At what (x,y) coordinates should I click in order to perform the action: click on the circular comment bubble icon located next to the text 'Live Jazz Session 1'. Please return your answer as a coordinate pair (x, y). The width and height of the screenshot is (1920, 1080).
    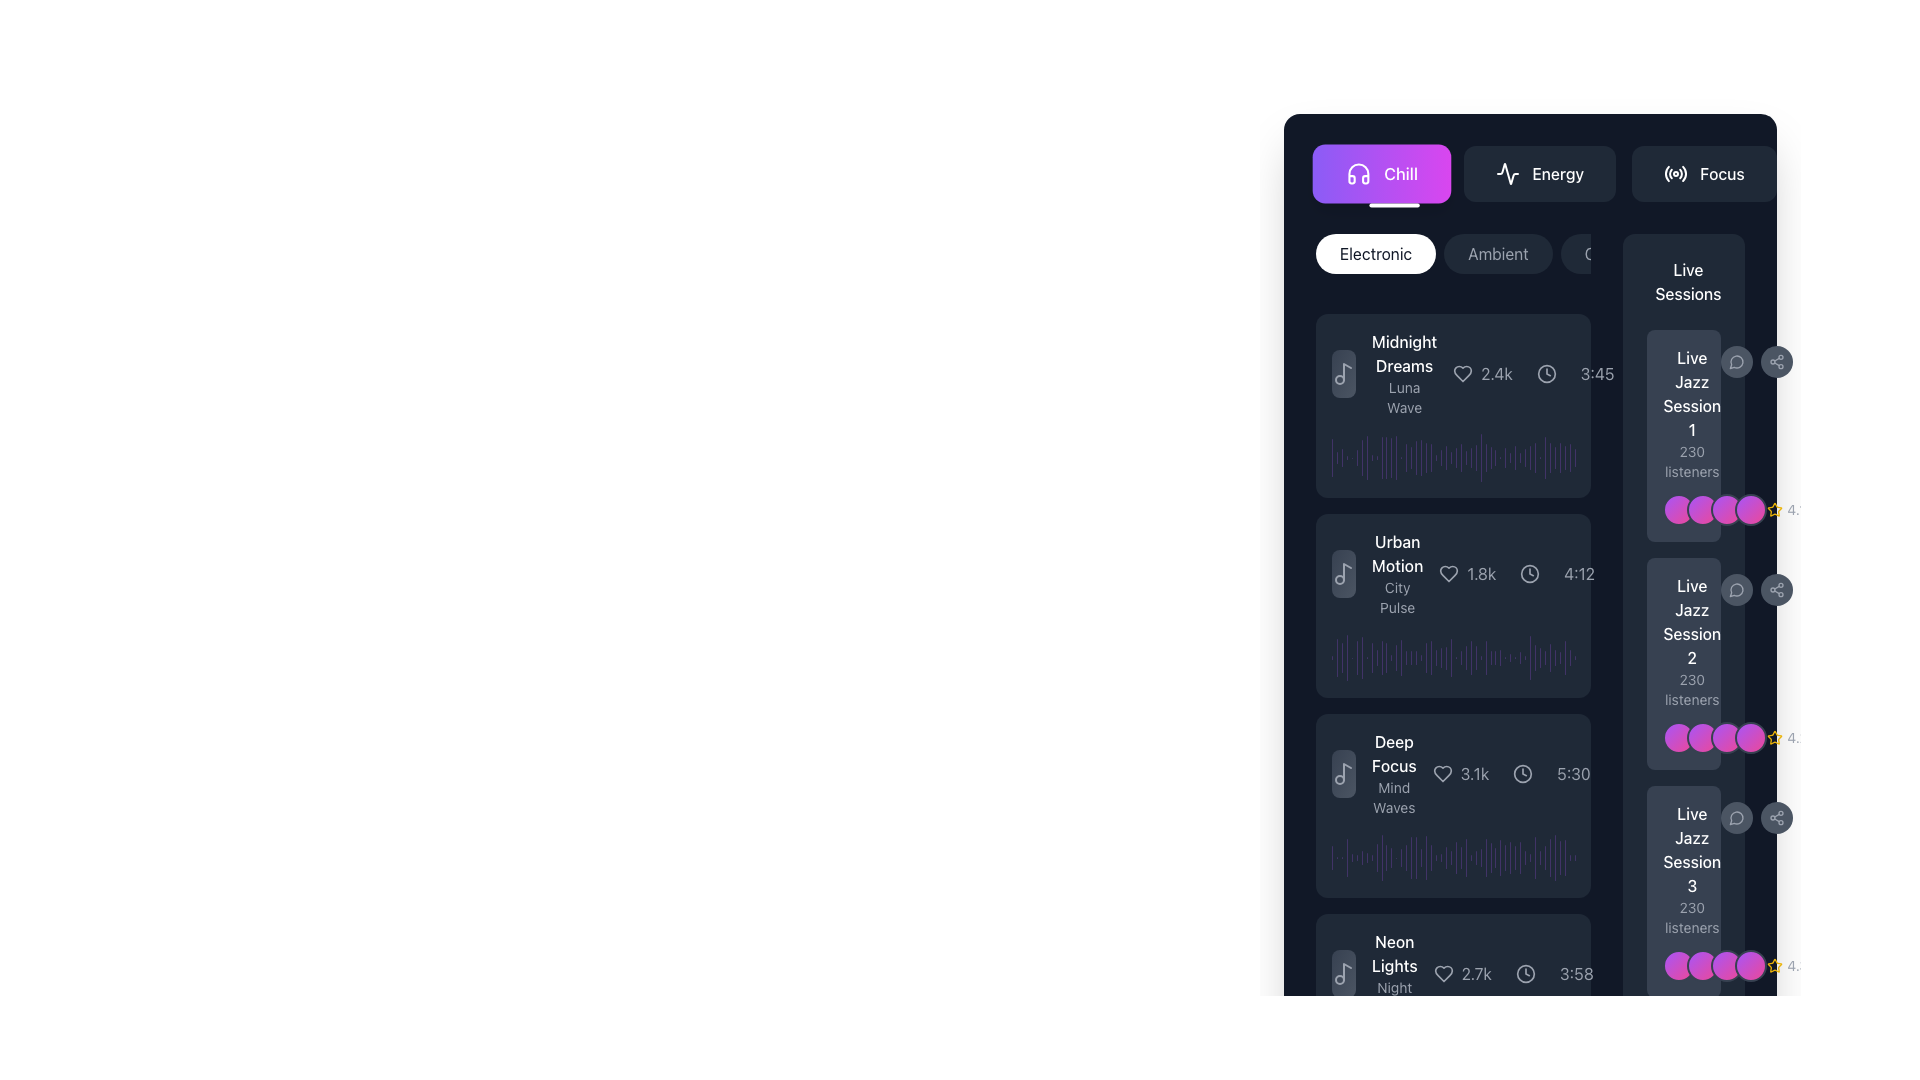
    Looking at the image, I should click on (1736, 362).